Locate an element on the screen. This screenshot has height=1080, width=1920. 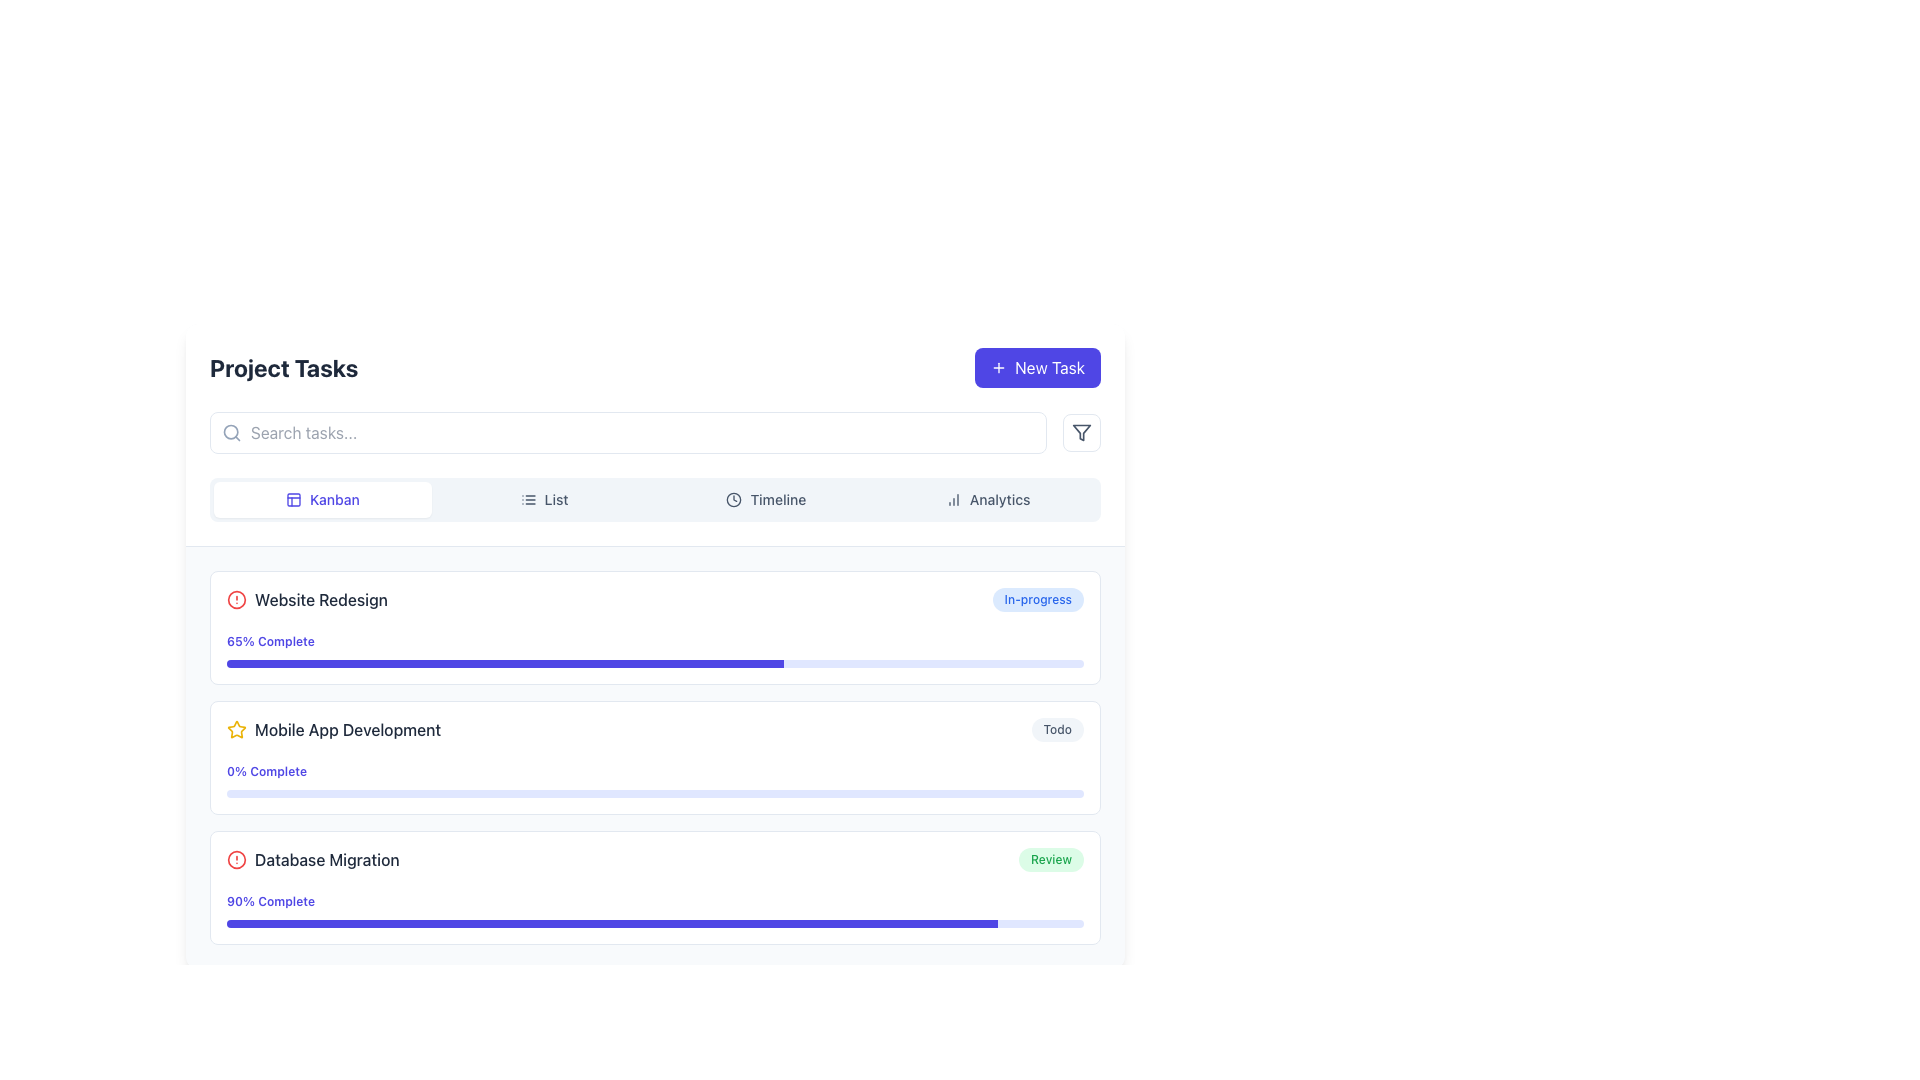
the text label that indicates the completion percentage of the 'Website Redesign' task, located in the first task card above the progress bar is located at coordinates (269, 640).